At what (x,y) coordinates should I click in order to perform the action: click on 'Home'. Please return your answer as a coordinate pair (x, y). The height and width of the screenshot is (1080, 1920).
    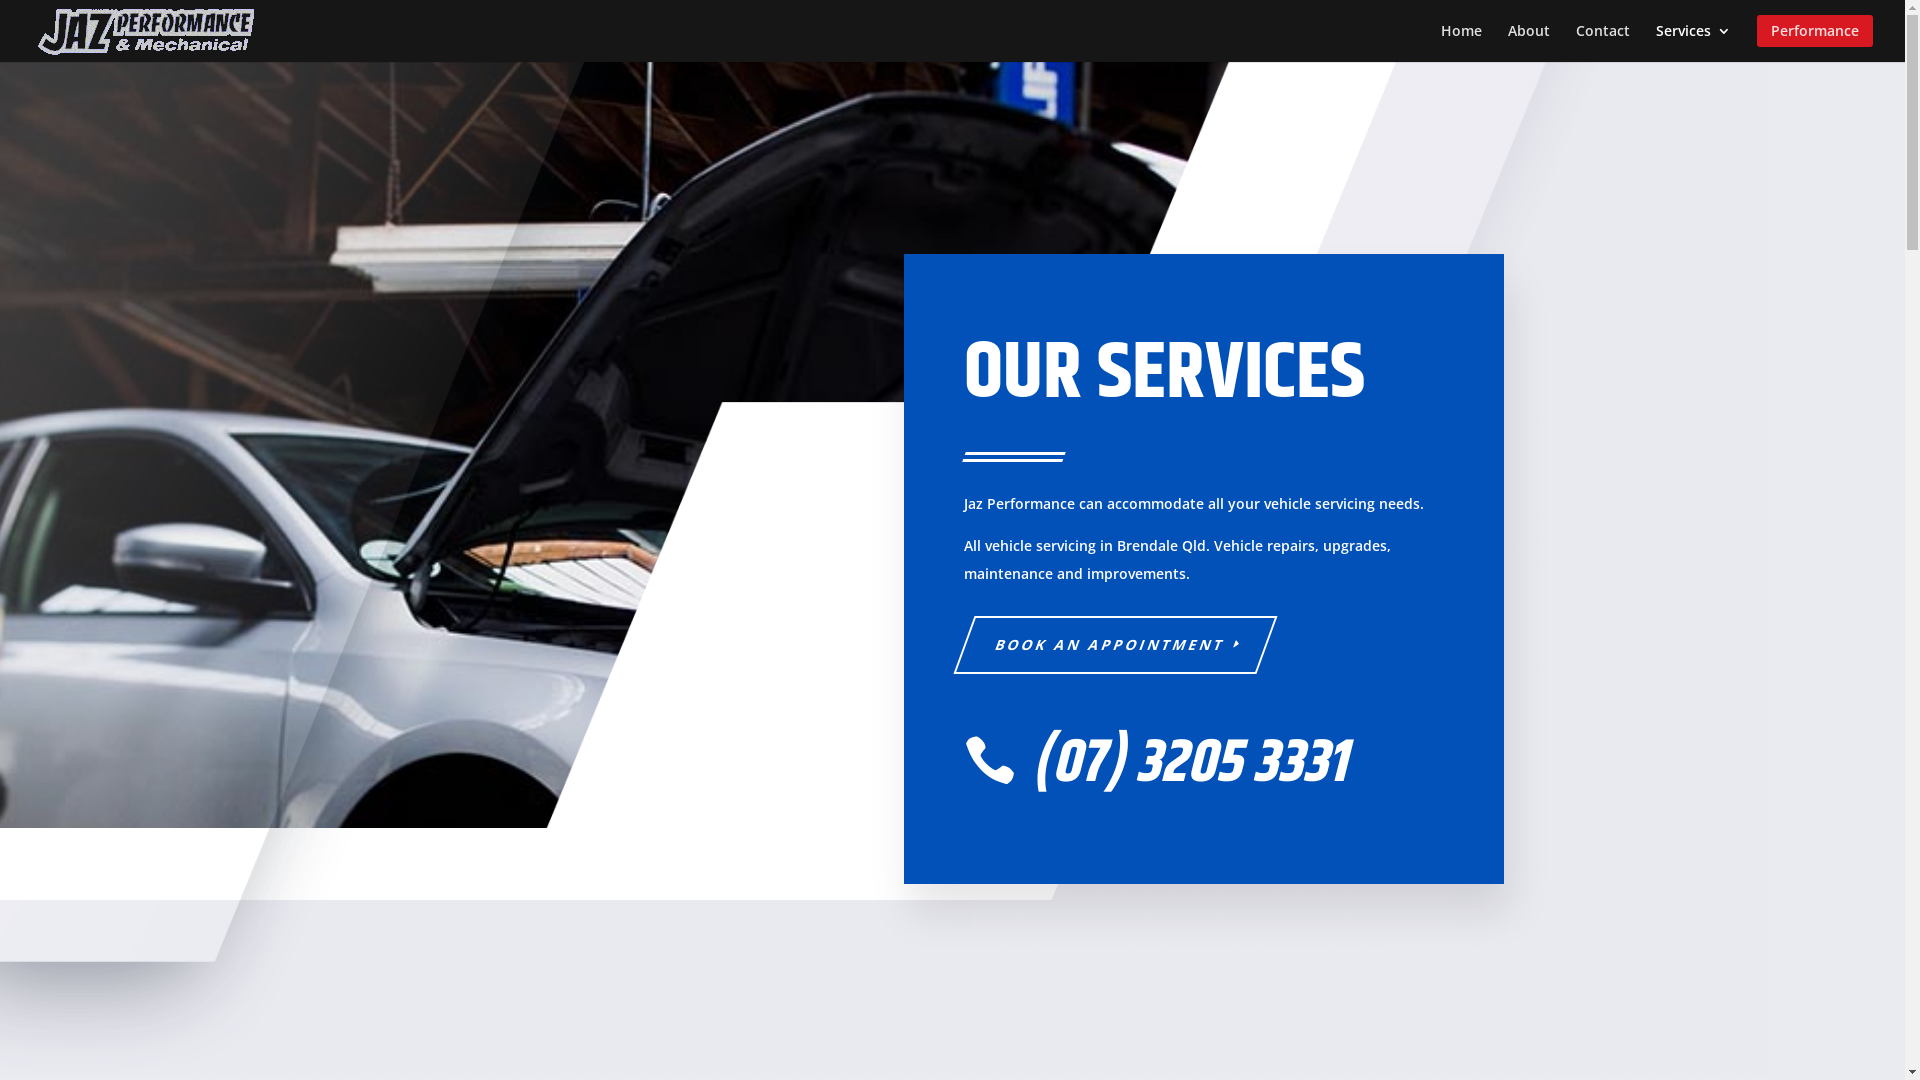
    Looking at the image, I should click on (1461, 38).